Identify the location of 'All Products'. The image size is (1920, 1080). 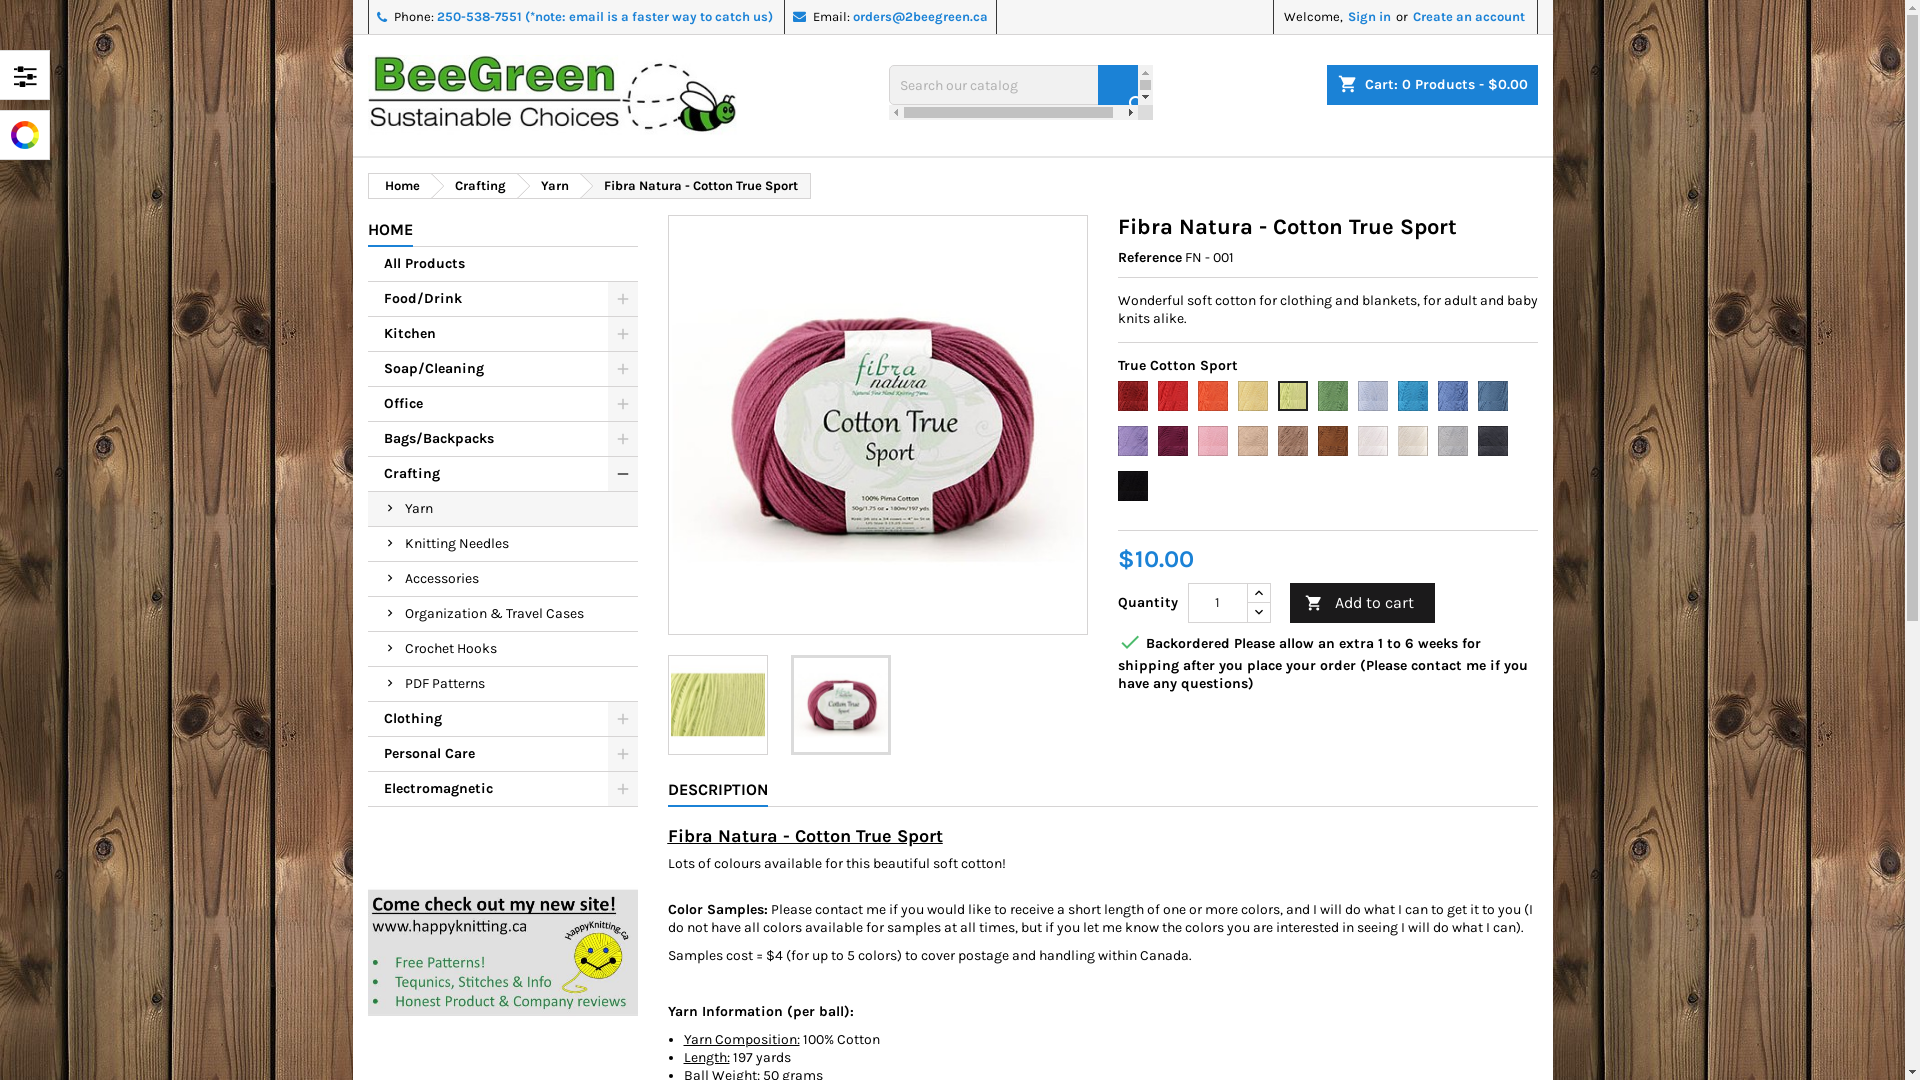
(503, 263).